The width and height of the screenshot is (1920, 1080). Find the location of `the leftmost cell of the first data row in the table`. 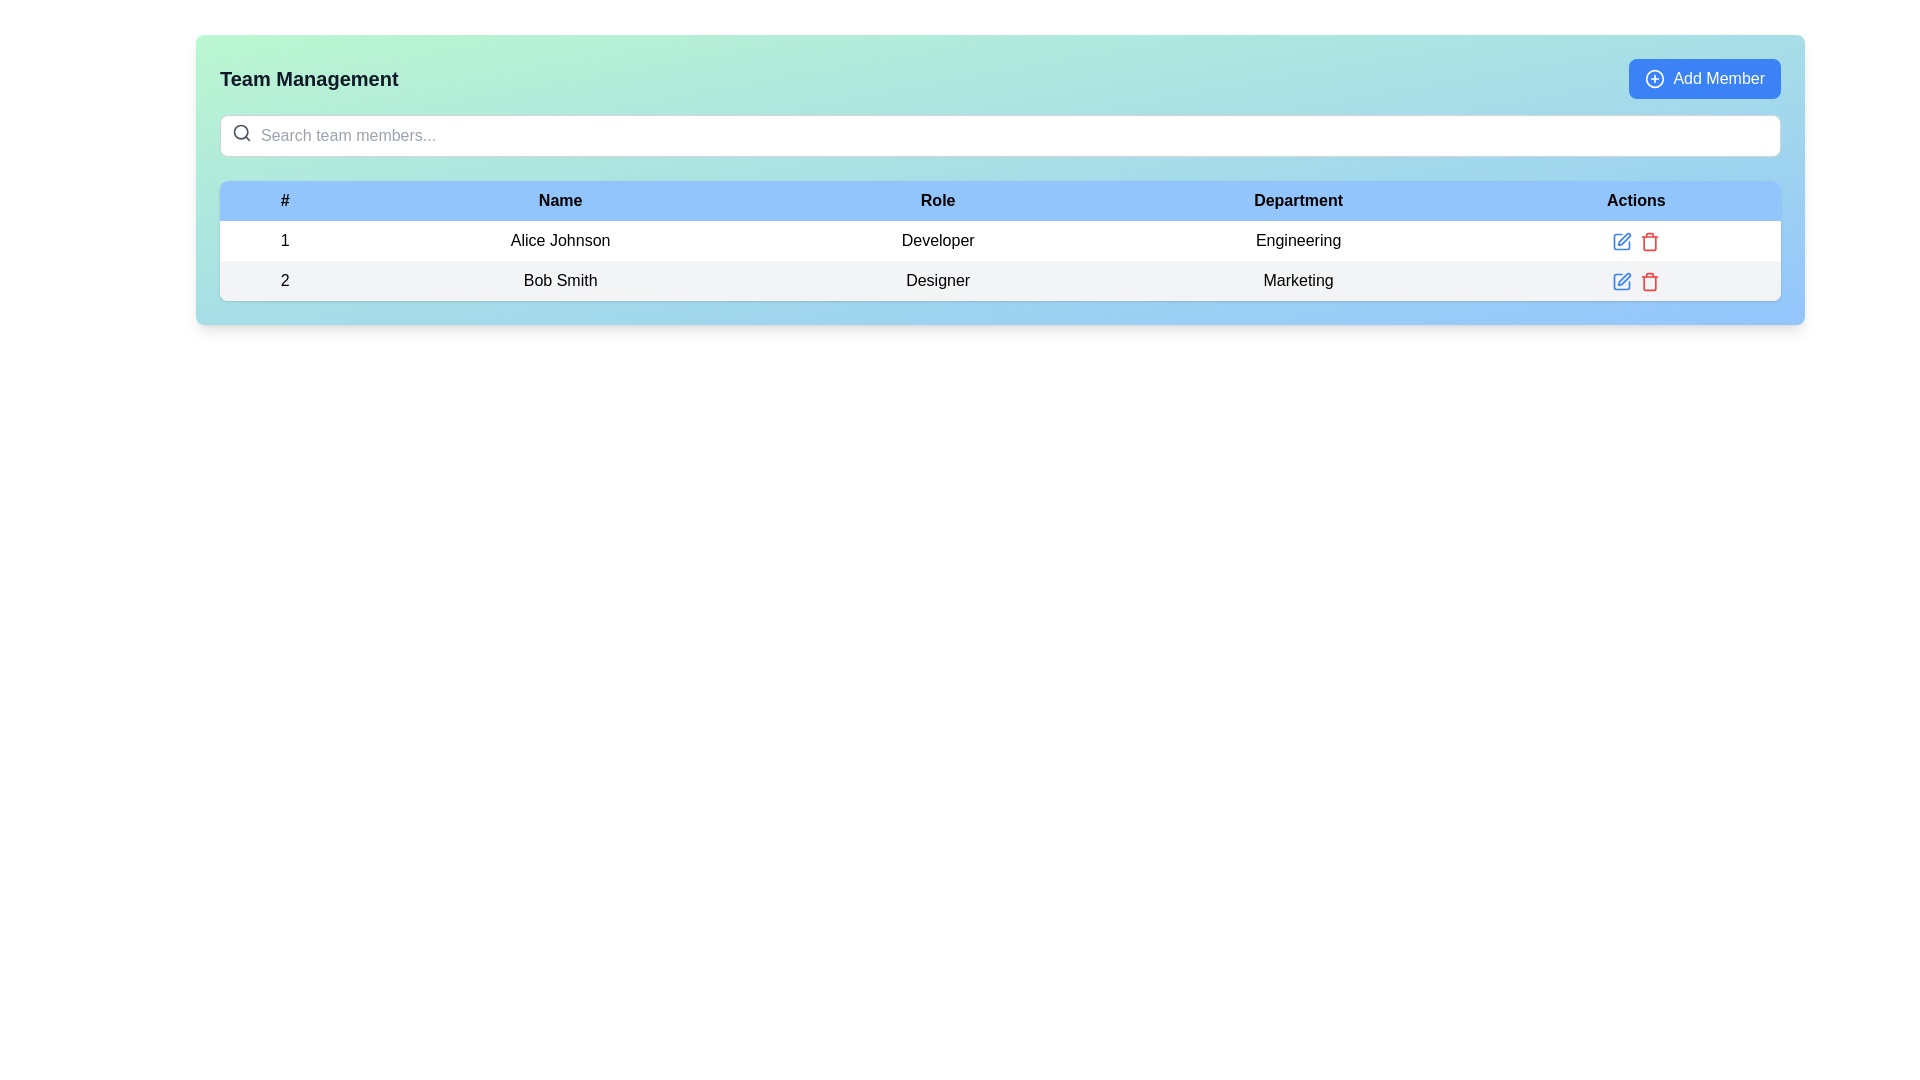

the leftmost cell of the first data row in the table is located at coordinates (284, 239).